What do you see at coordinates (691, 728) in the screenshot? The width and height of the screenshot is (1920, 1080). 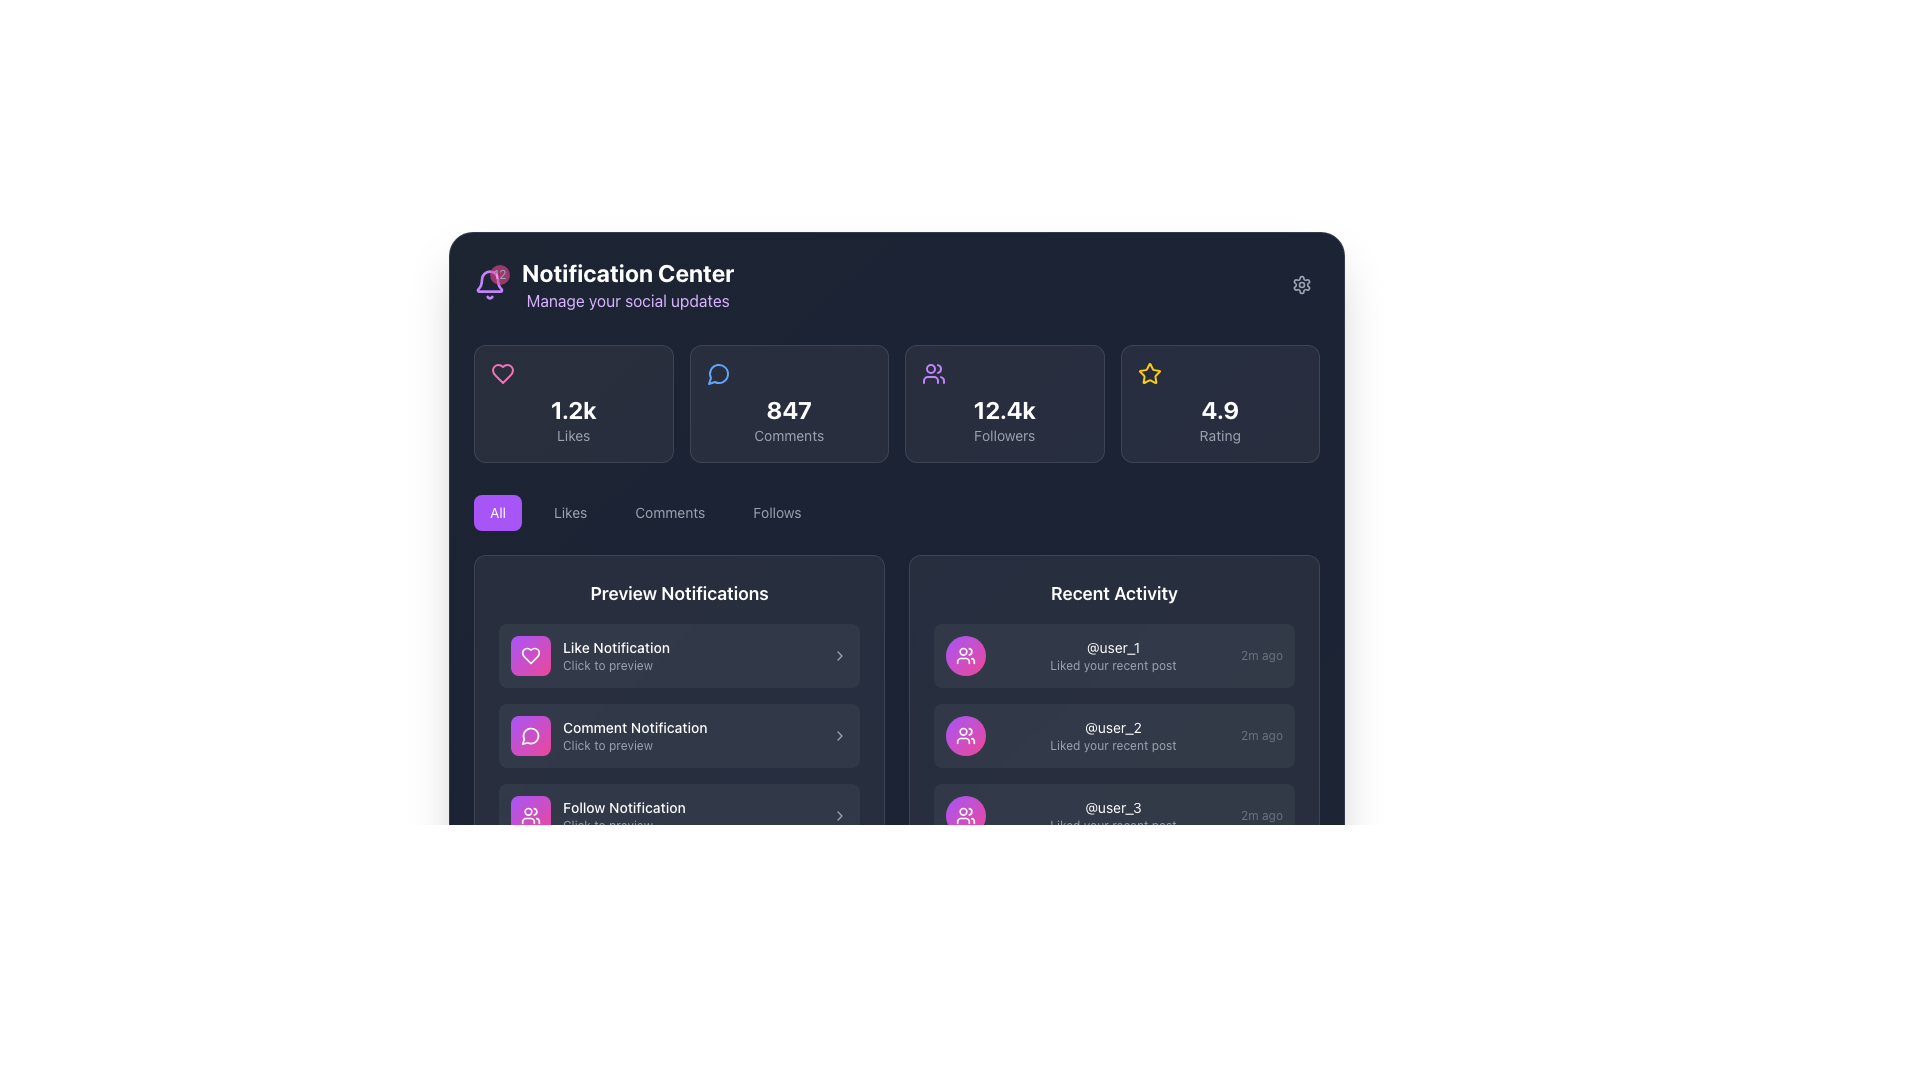 I see `the descriptive label for the notification located below the 'Preview Notifications' header in the left column of the notification card` at bounding box center [691, 728].